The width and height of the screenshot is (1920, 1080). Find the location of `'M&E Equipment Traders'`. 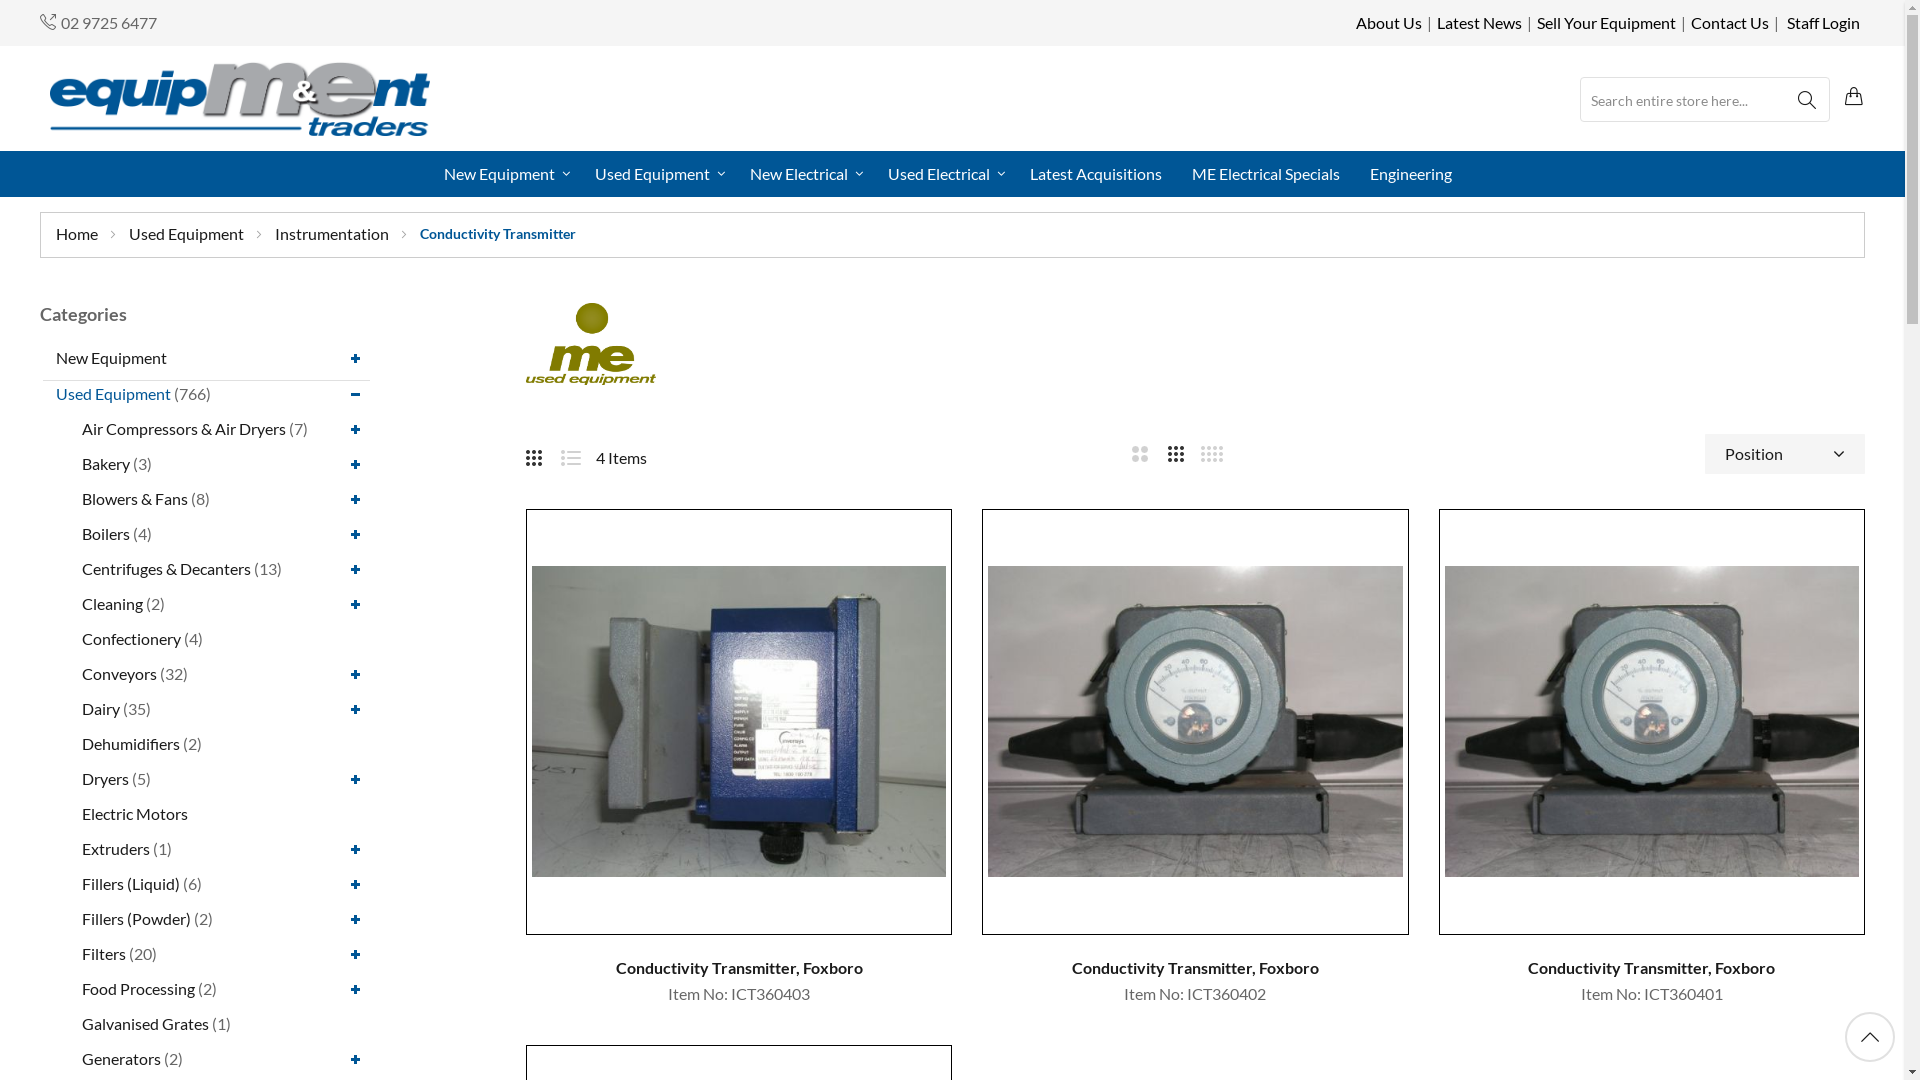

'M&E Equipment Traders' is located at coordinates (240, 98).